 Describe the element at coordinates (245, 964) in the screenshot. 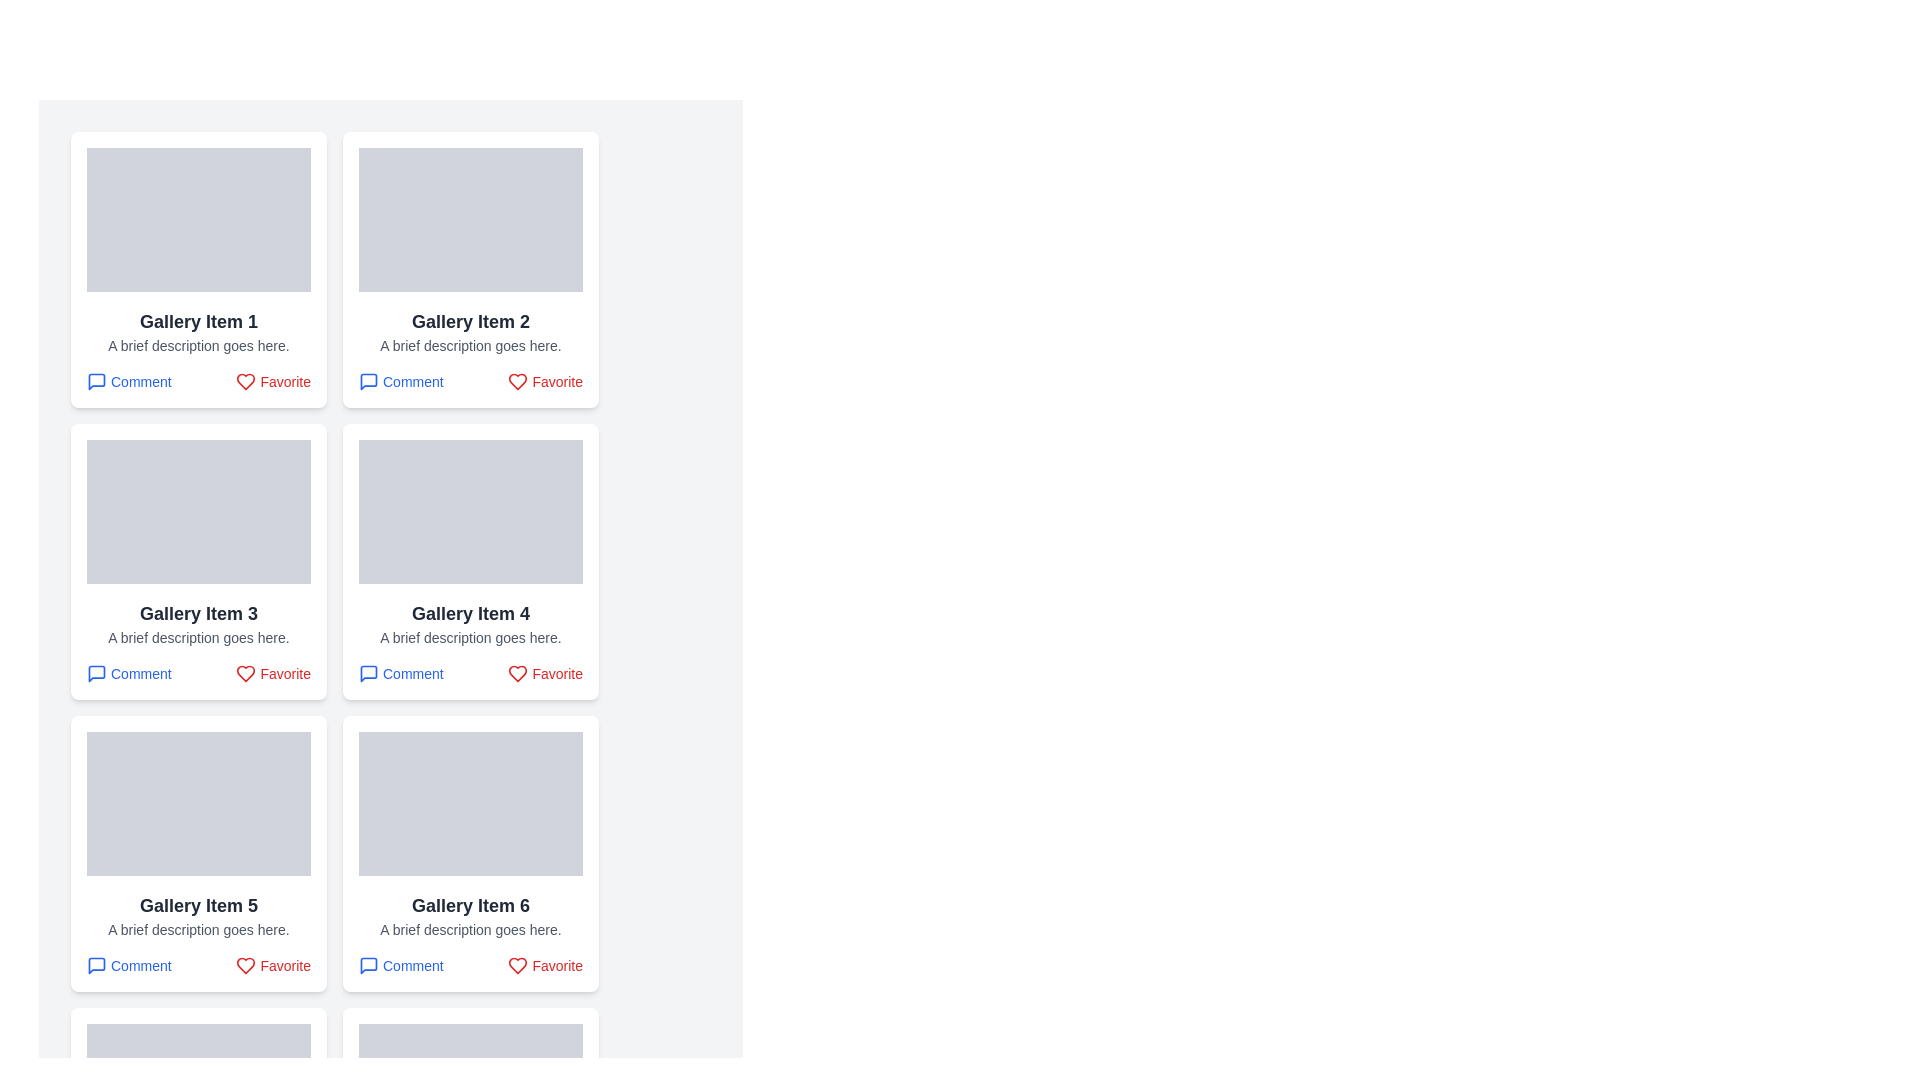

I see `the heart icon button located to the left of the 'Favorite' label under 'Gallery Item 5'` at that location.